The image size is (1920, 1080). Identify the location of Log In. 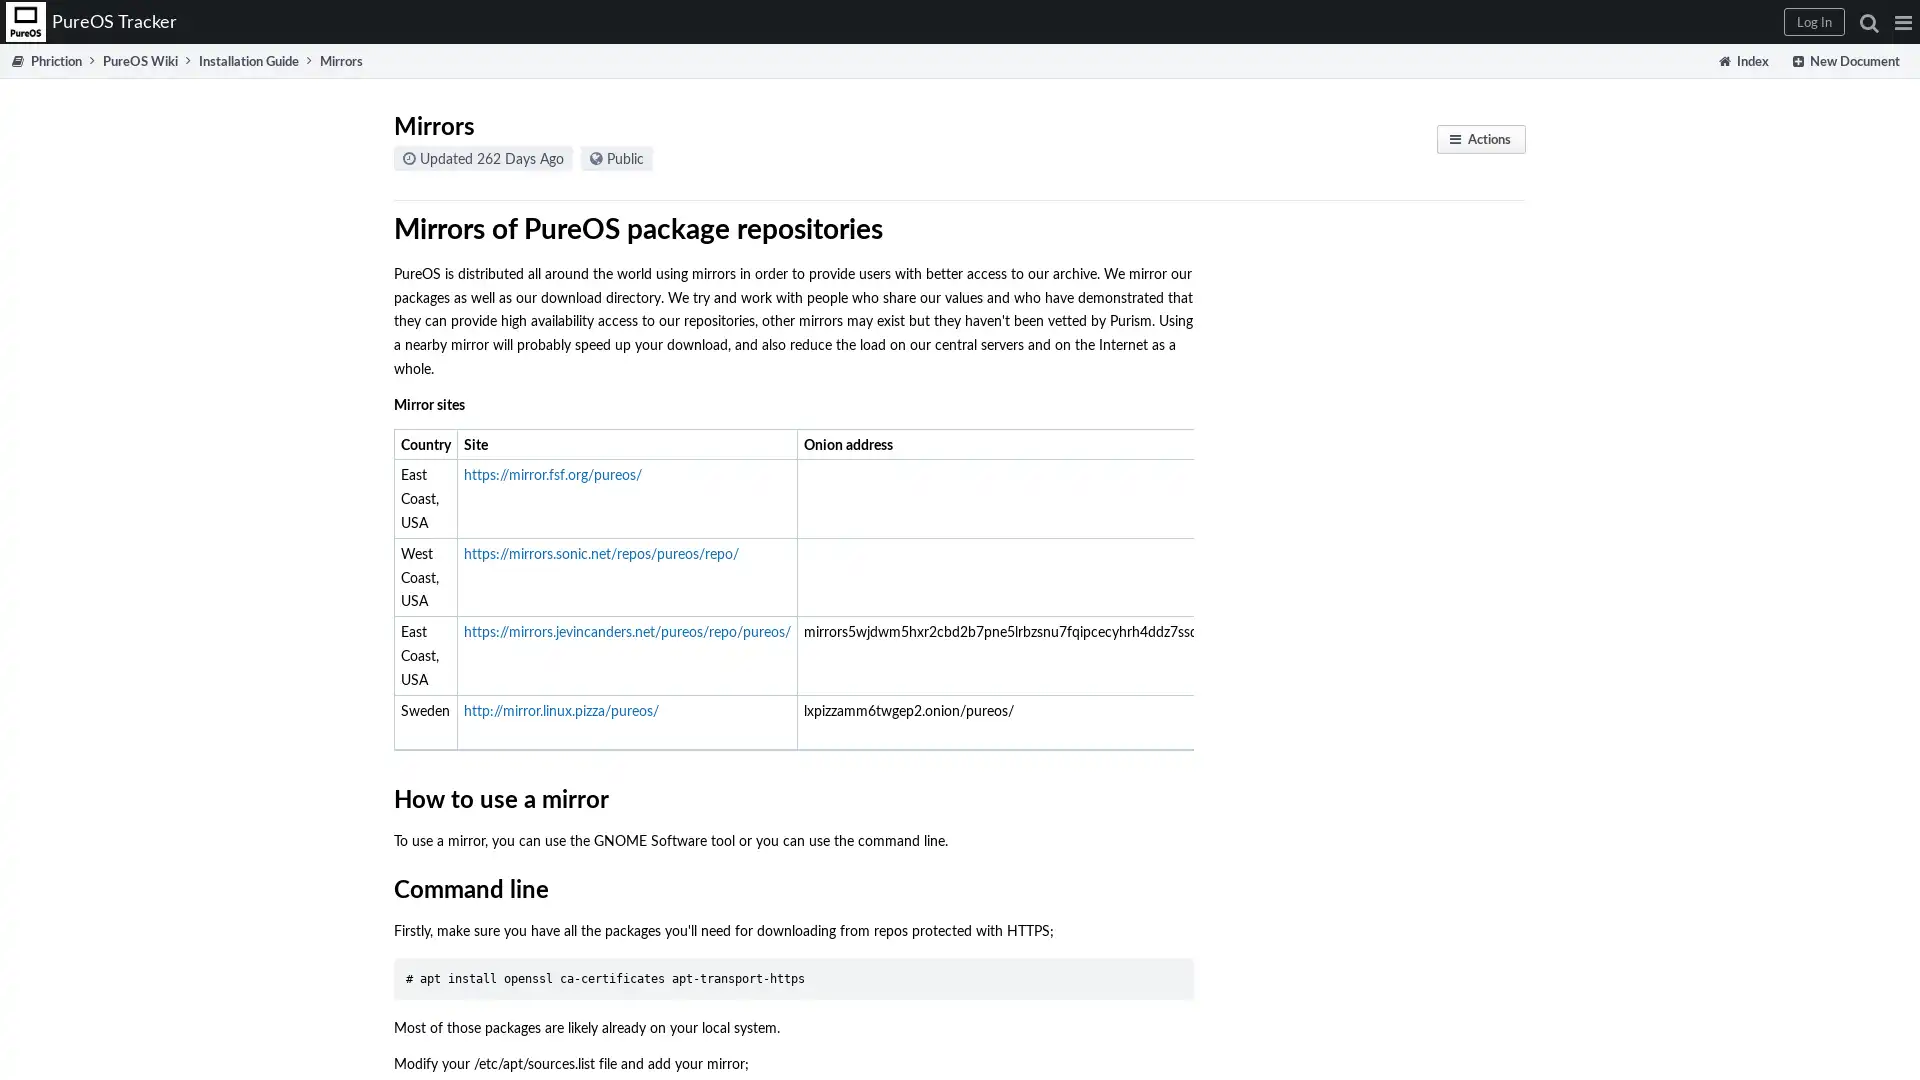
(1814, 22).